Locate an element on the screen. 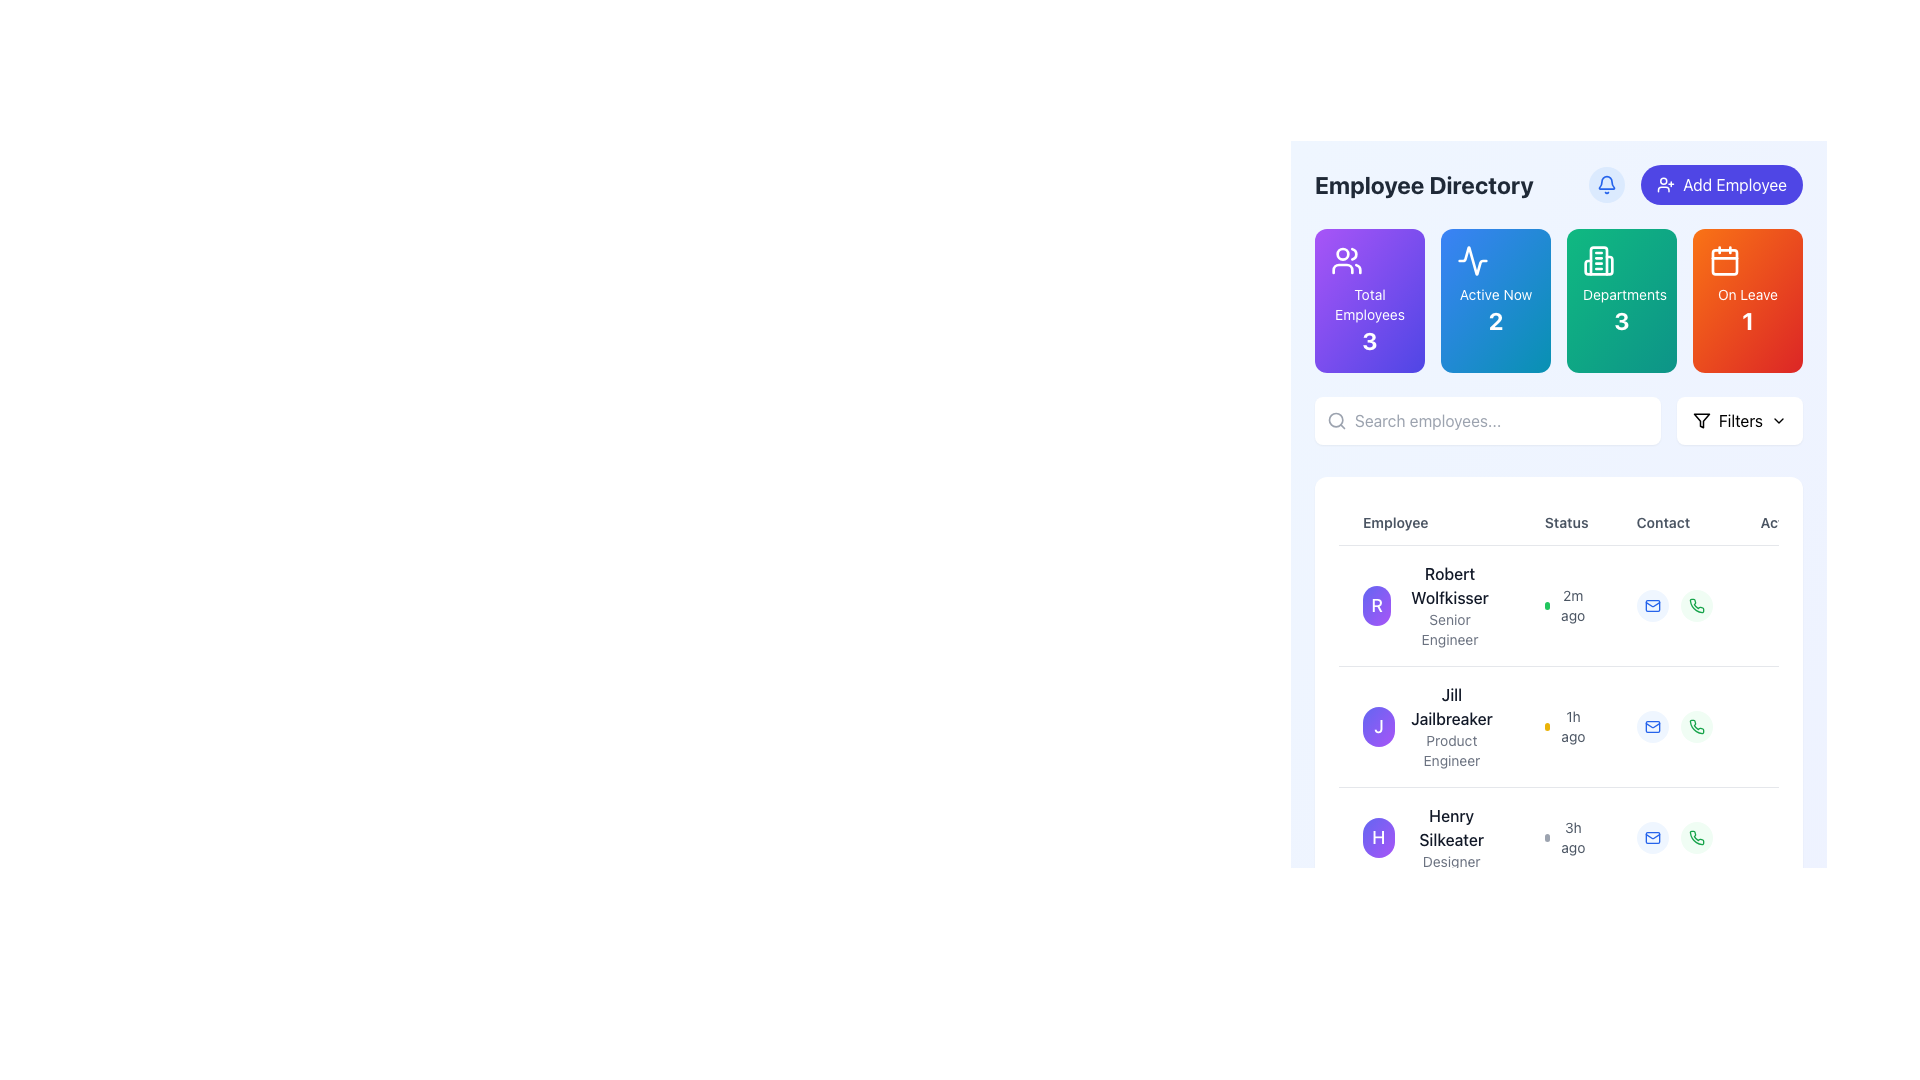 The height and width of the screenshot is (1080, 1920). the Timestamp element that shows '1h ago' with a yellow circular indicator, located in the 'Status' column below the employee name 'Jill Jailbreaker' is located at coordinates (1565, 726).